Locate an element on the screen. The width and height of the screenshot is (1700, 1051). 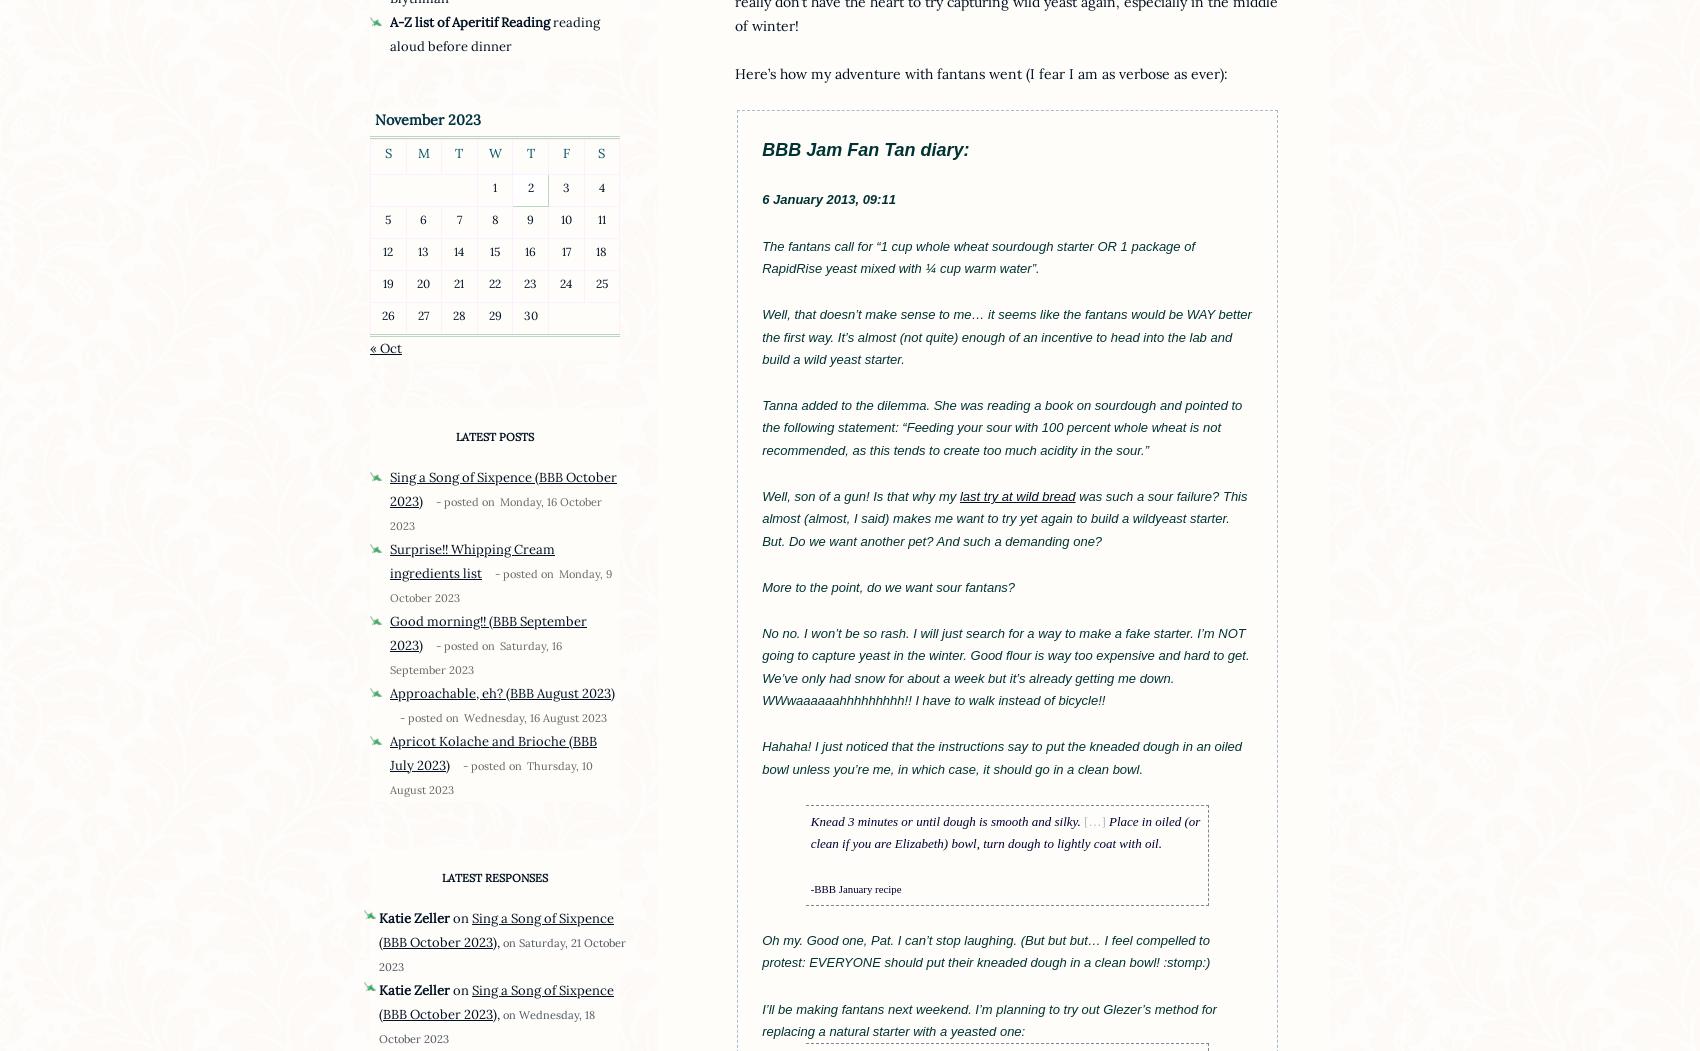
'Well, that doesn’t make sense to me… it seems like the fantans would be WAY better the first way. It’s almost (not quite) enough of an incentive to head into the lab and build a wild yeast starter.' is located at coordinates (760, 336).